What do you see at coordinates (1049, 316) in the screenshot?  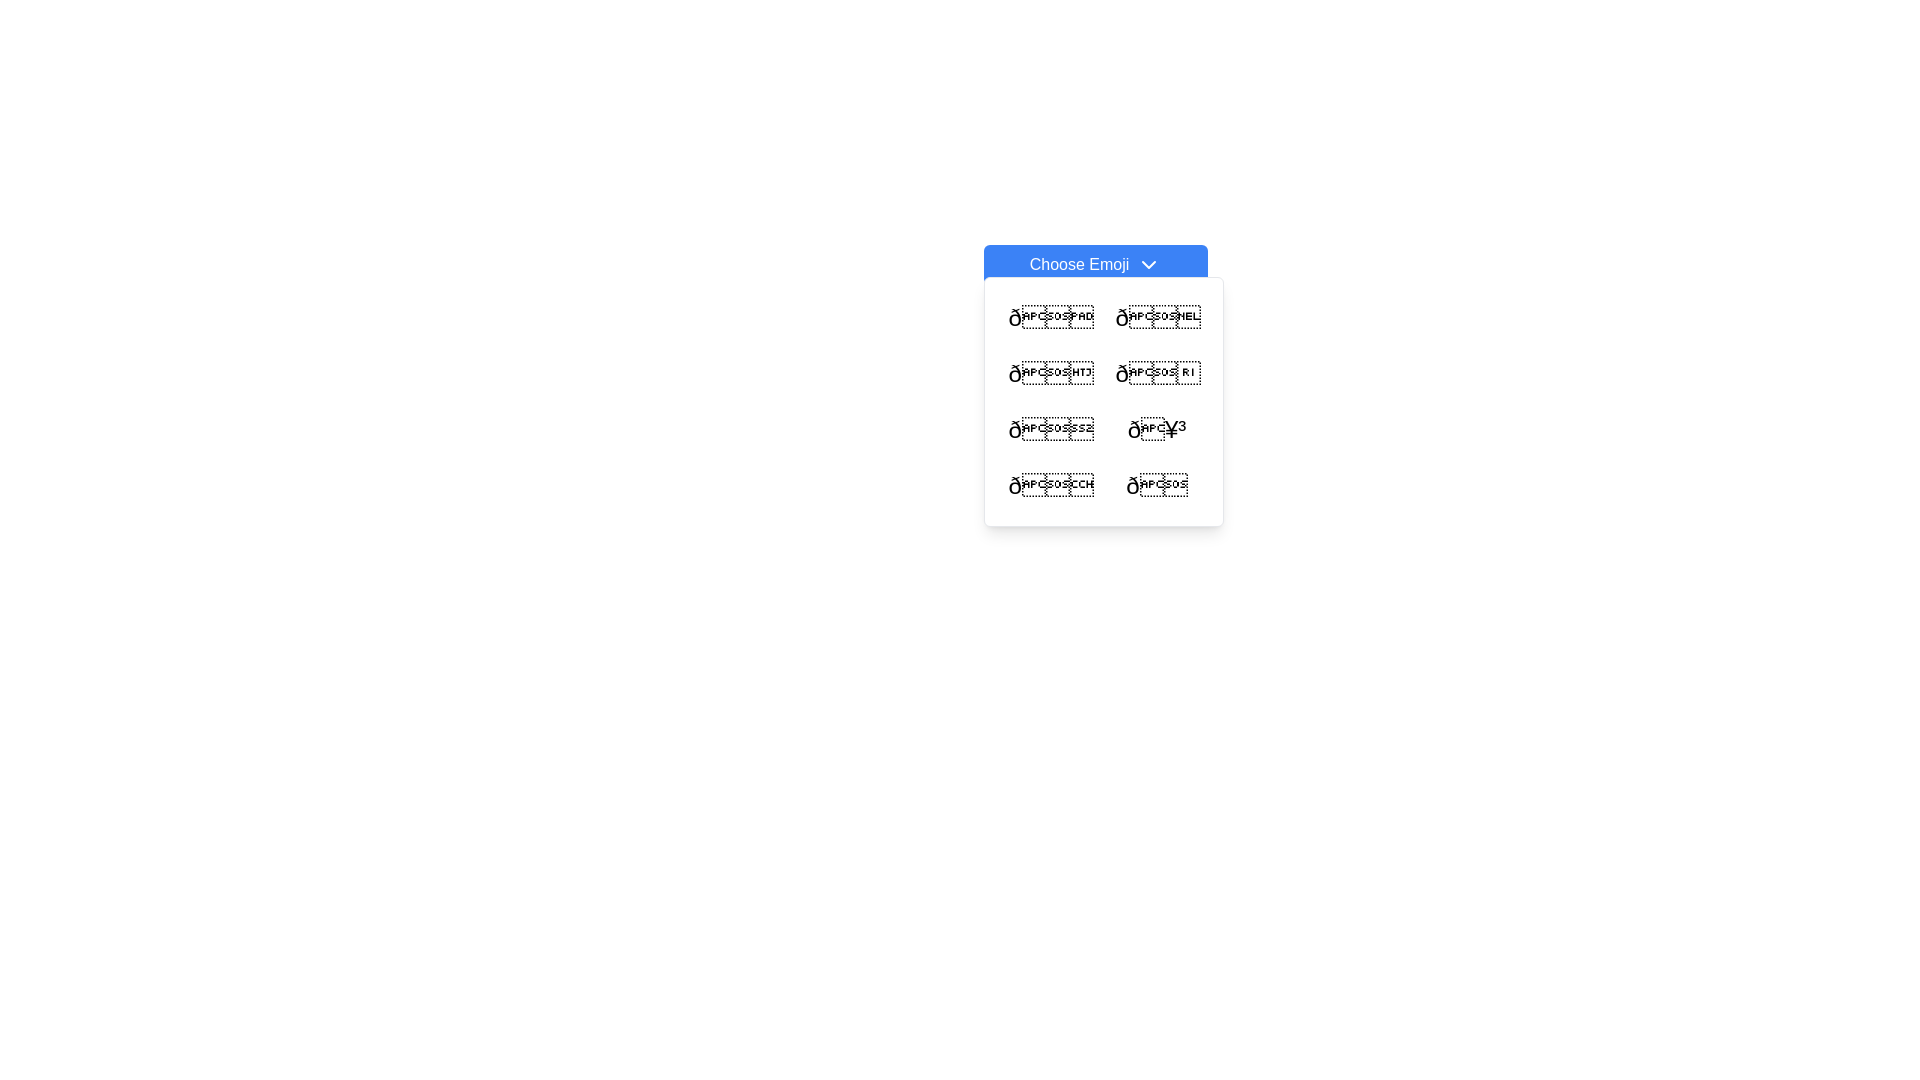 I see `the first emoji in the grid of emoji options` at bounding box center [1049, 316].